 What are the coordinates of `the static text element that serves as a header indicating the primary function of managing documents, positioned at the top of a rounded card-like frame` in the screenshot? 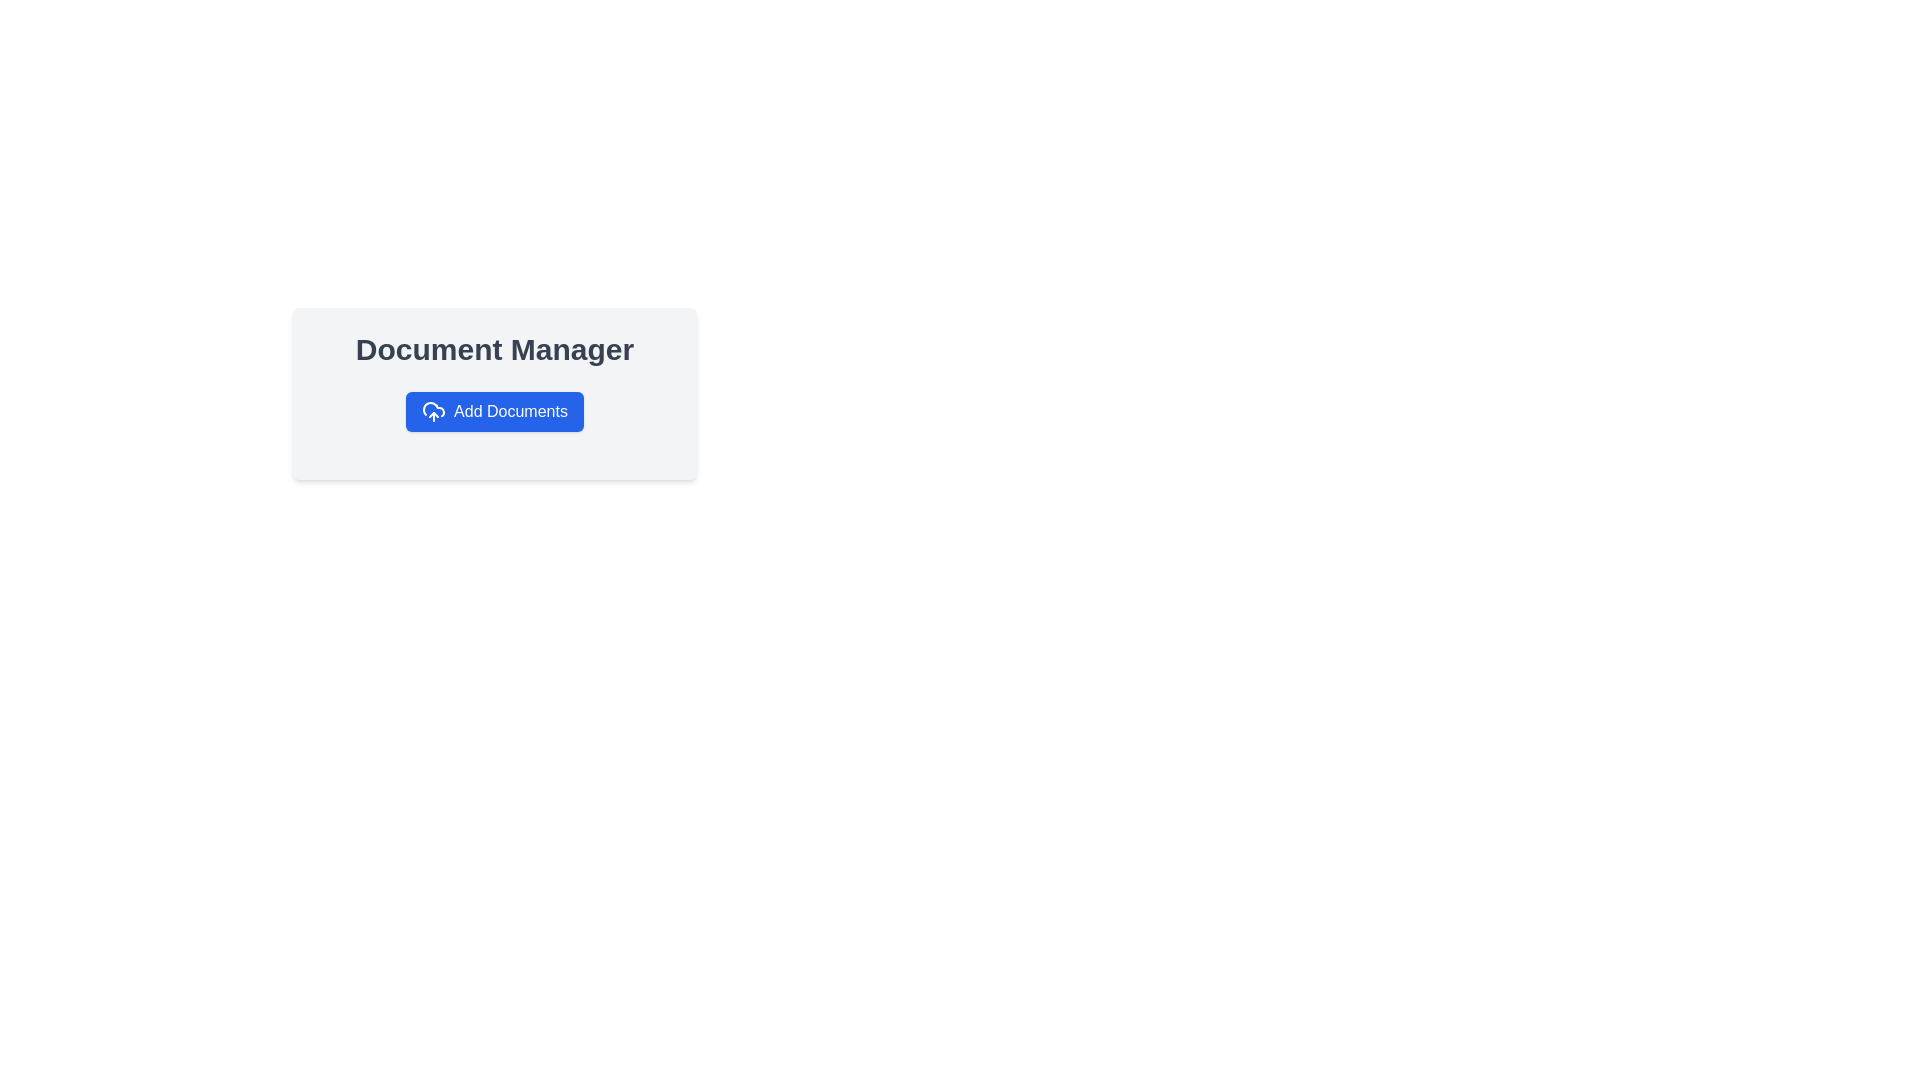 It's located at (494, 349).